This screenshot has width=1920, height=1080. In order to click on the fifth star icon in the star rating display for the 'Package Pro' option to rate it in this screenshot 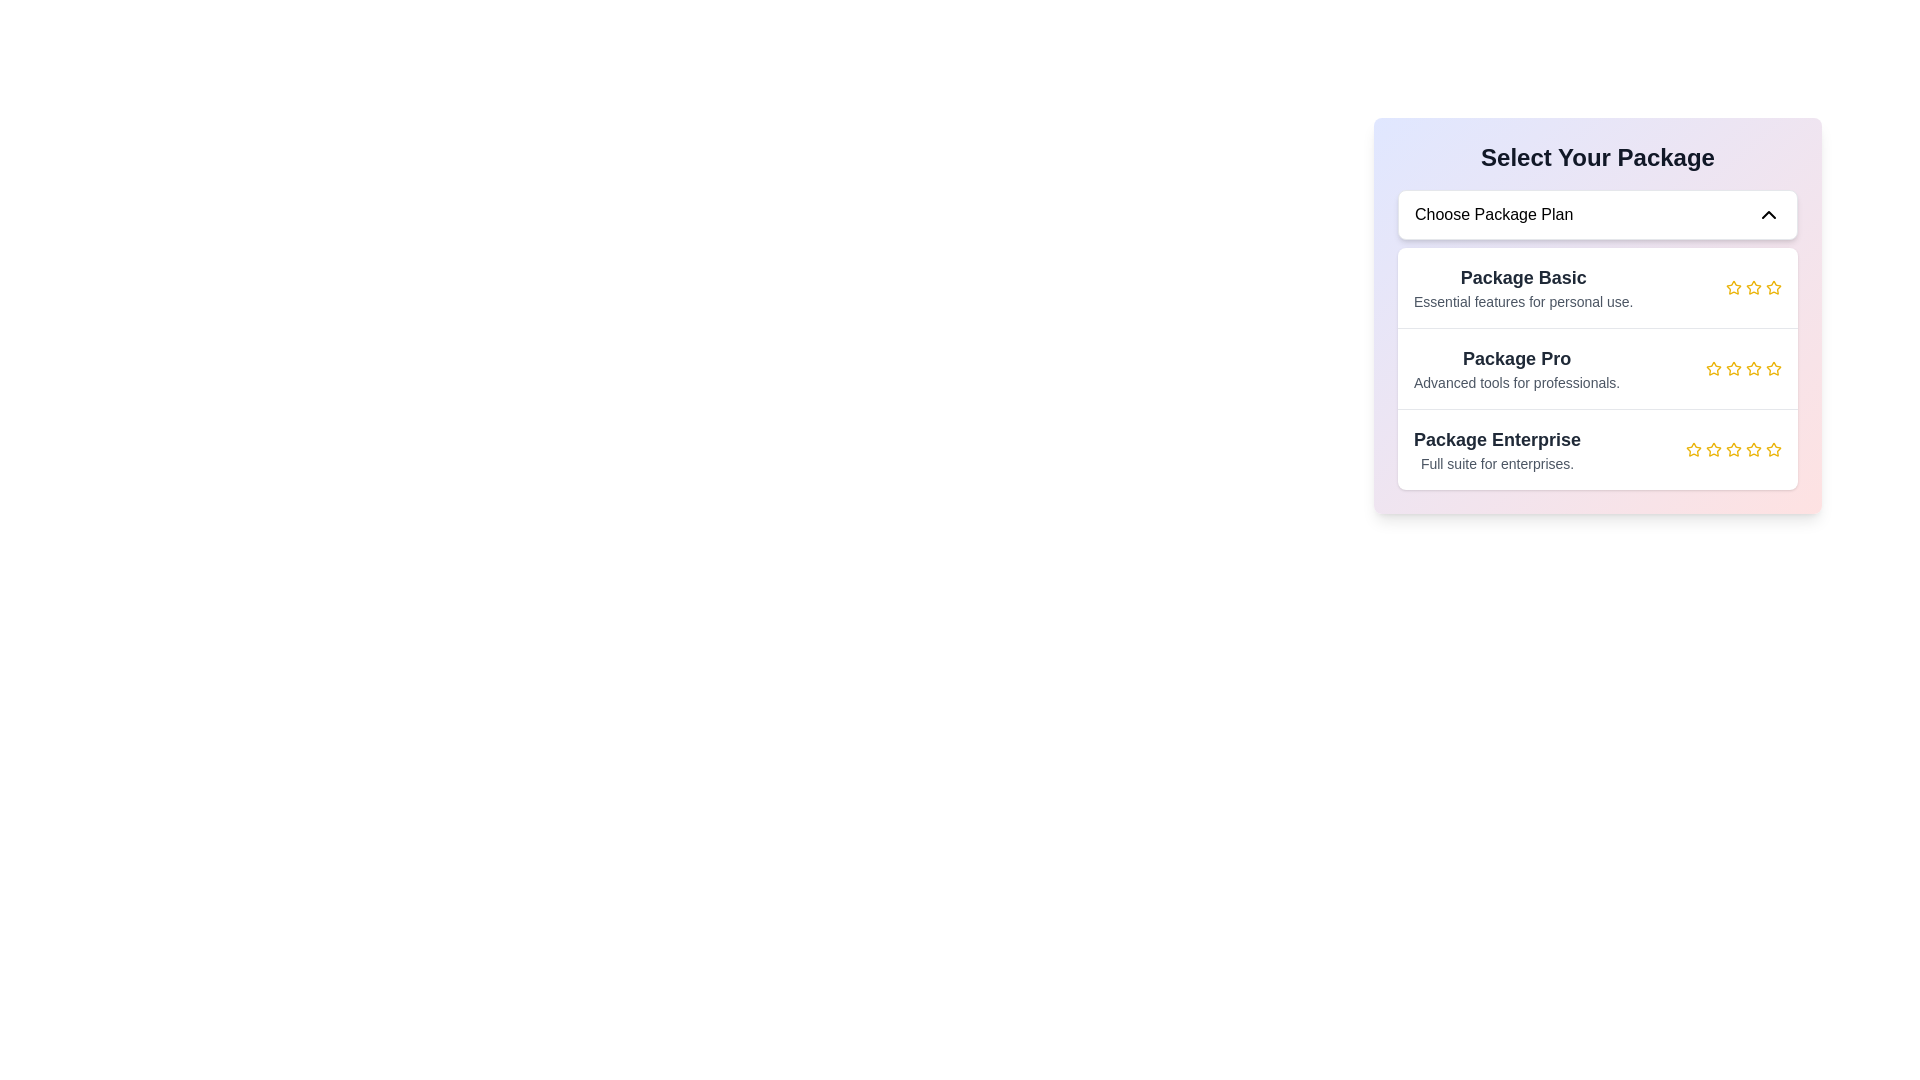, I will do `click(1774, 369)`.